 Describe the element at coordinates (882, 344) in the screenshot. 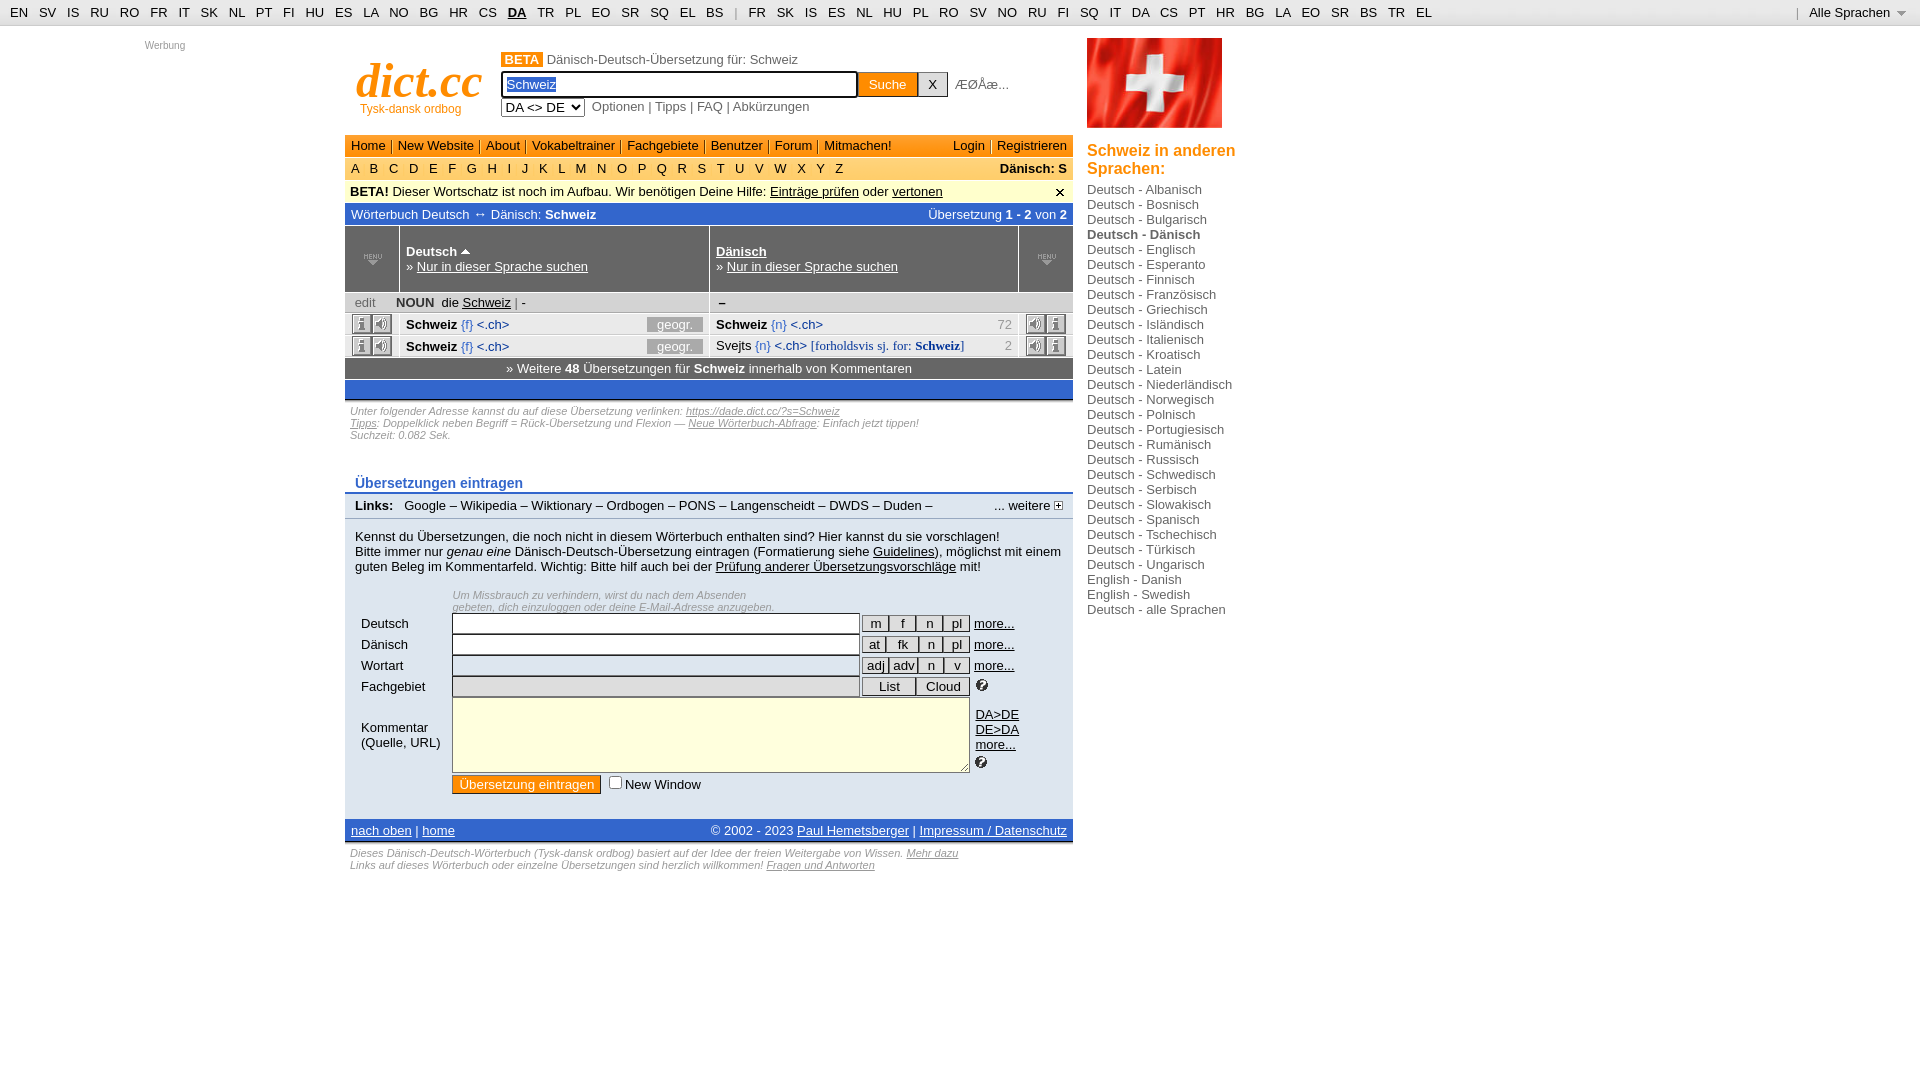

I see `'sj.'` at that location.